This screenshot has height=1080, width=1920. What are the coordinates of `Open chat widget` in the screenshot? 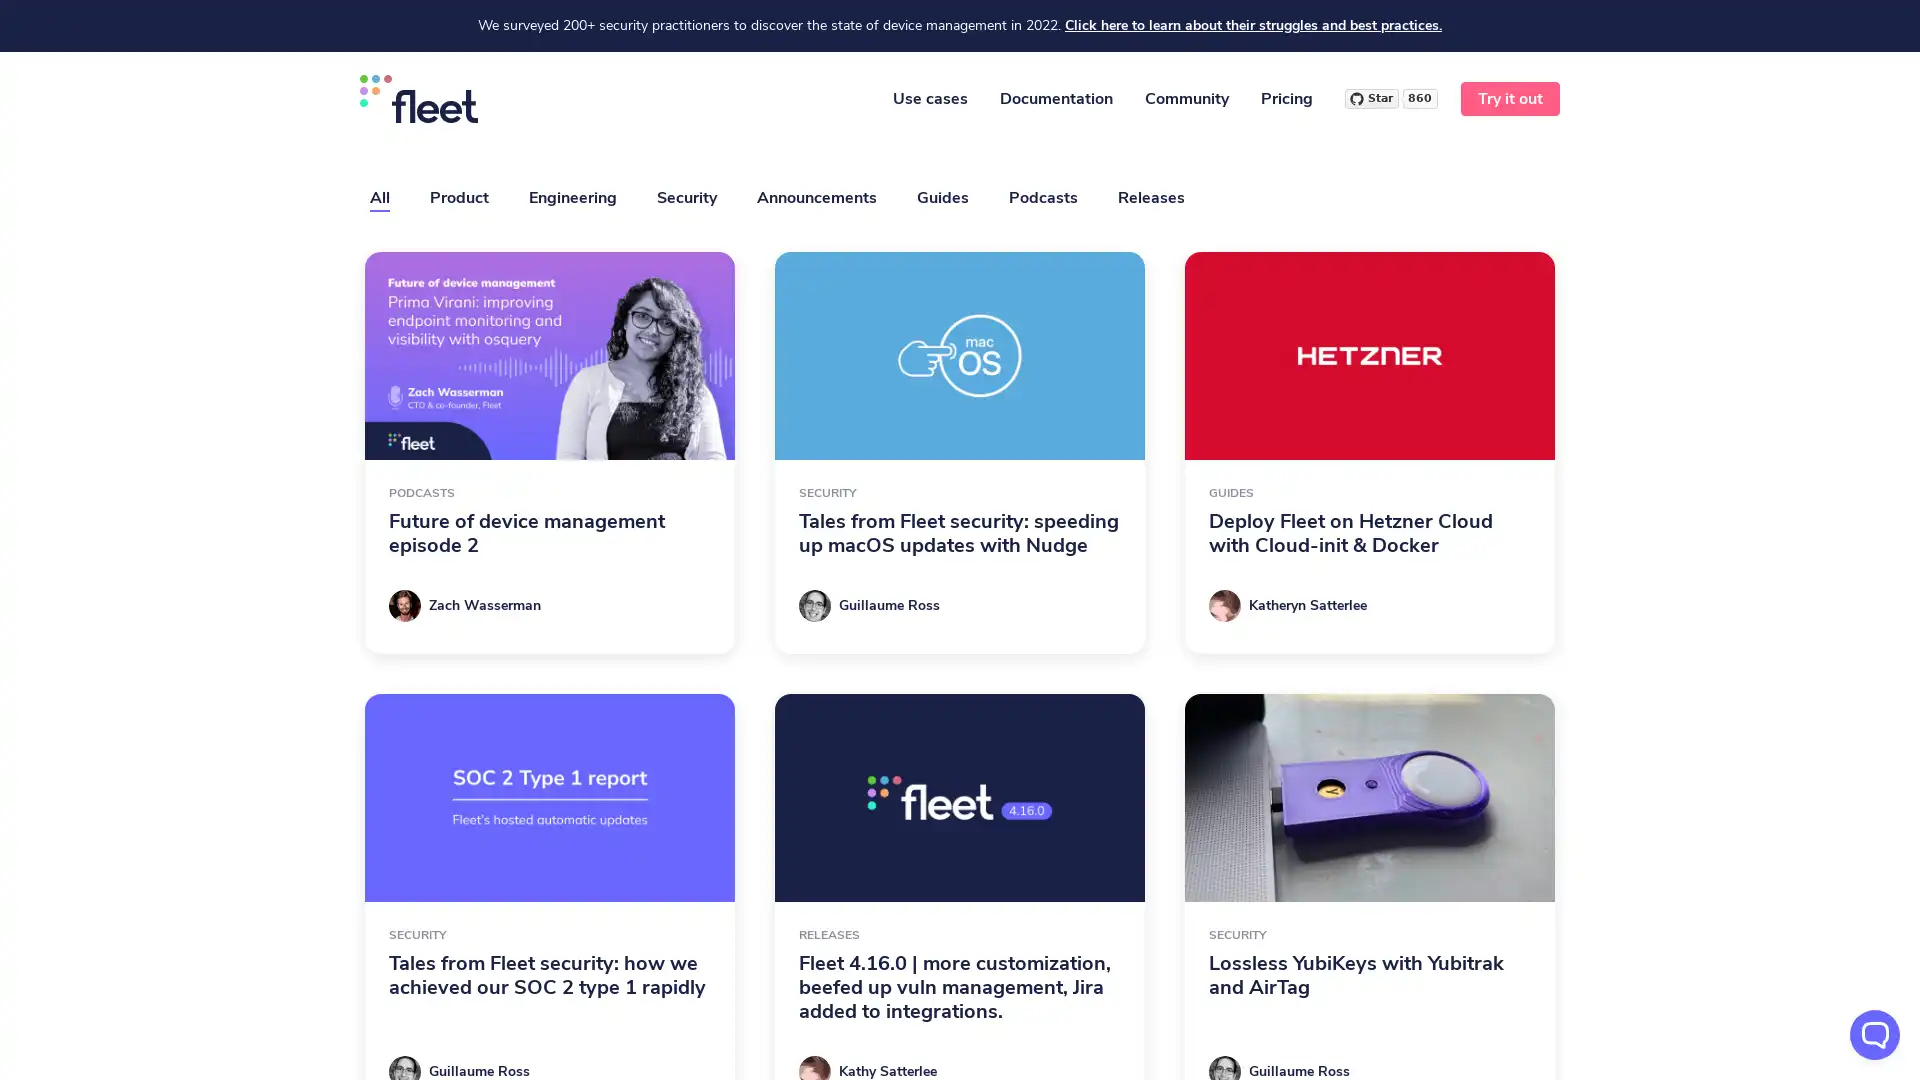 It's located at (1874, 1034).